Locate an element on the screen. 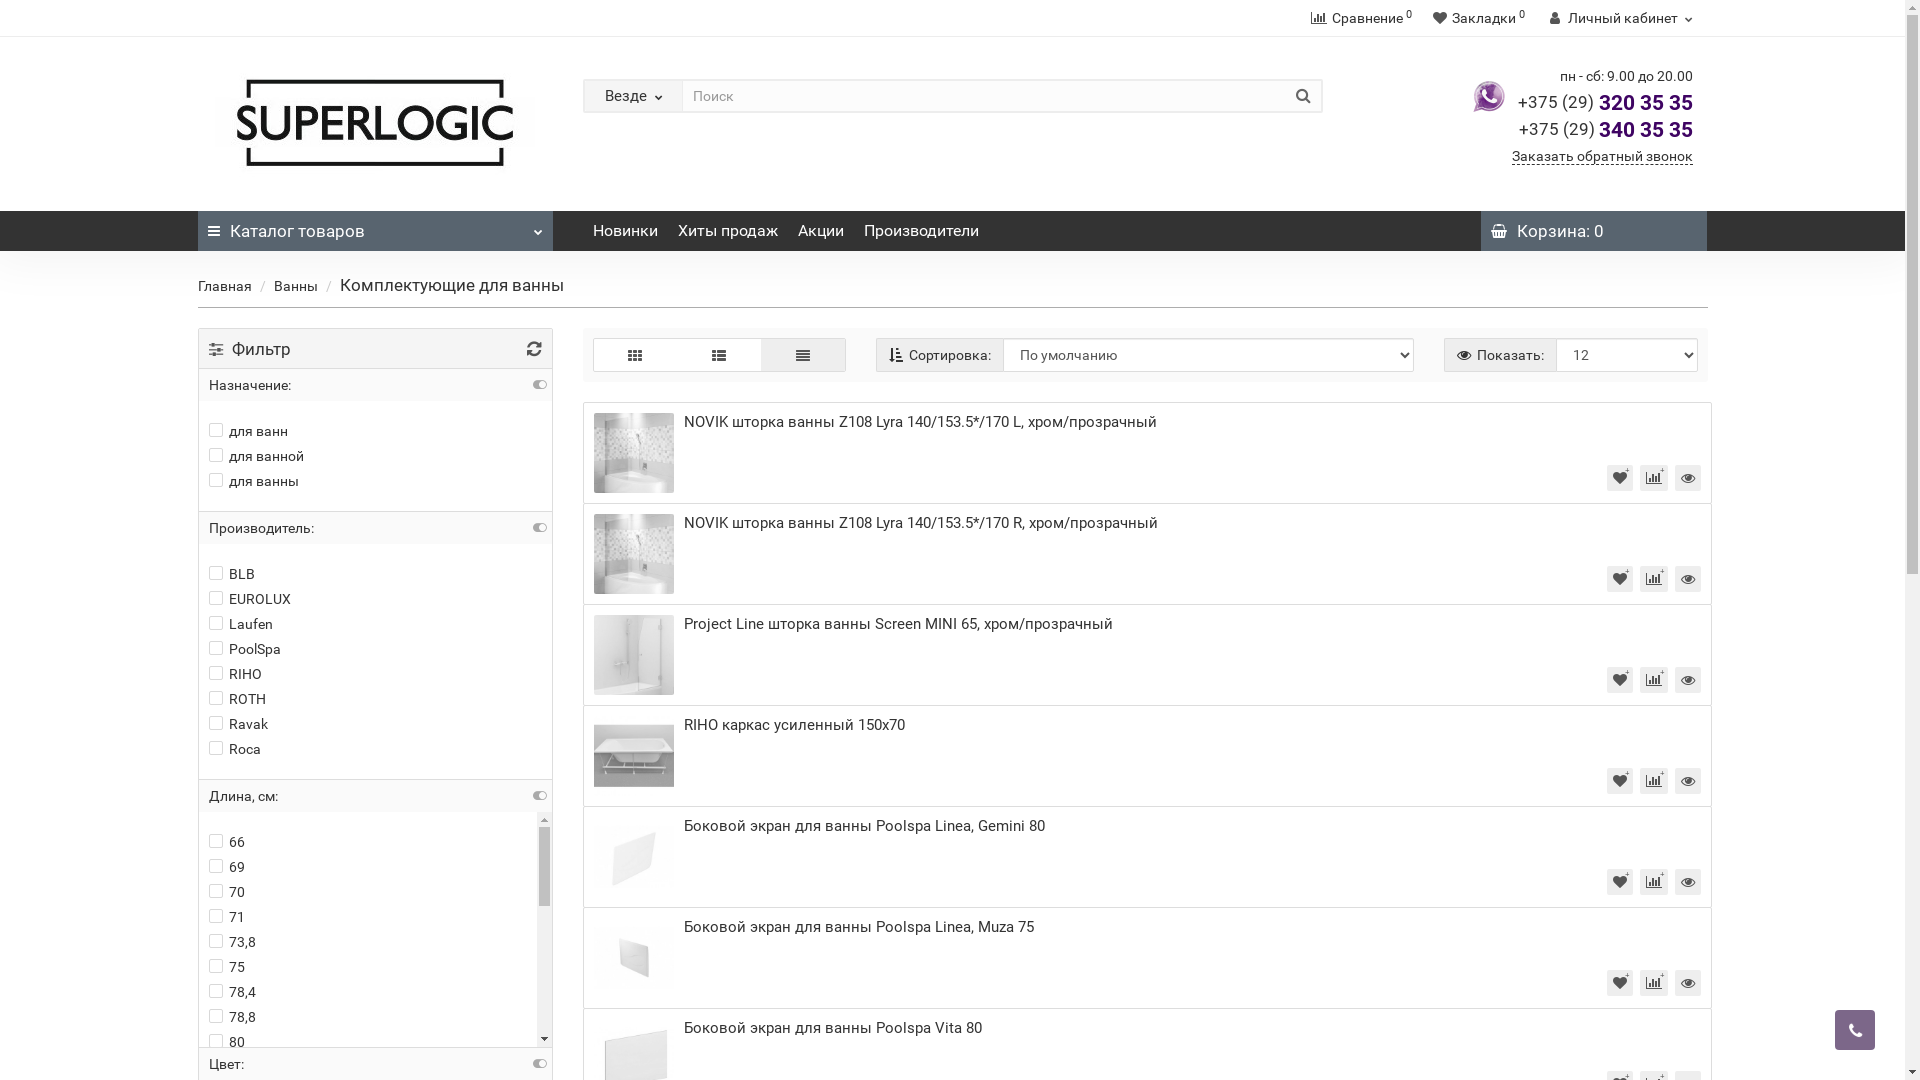 This screenshot has width=1920, height=1080. '+375 (29) 340 35 35' is located at coordinates (1517, 130).